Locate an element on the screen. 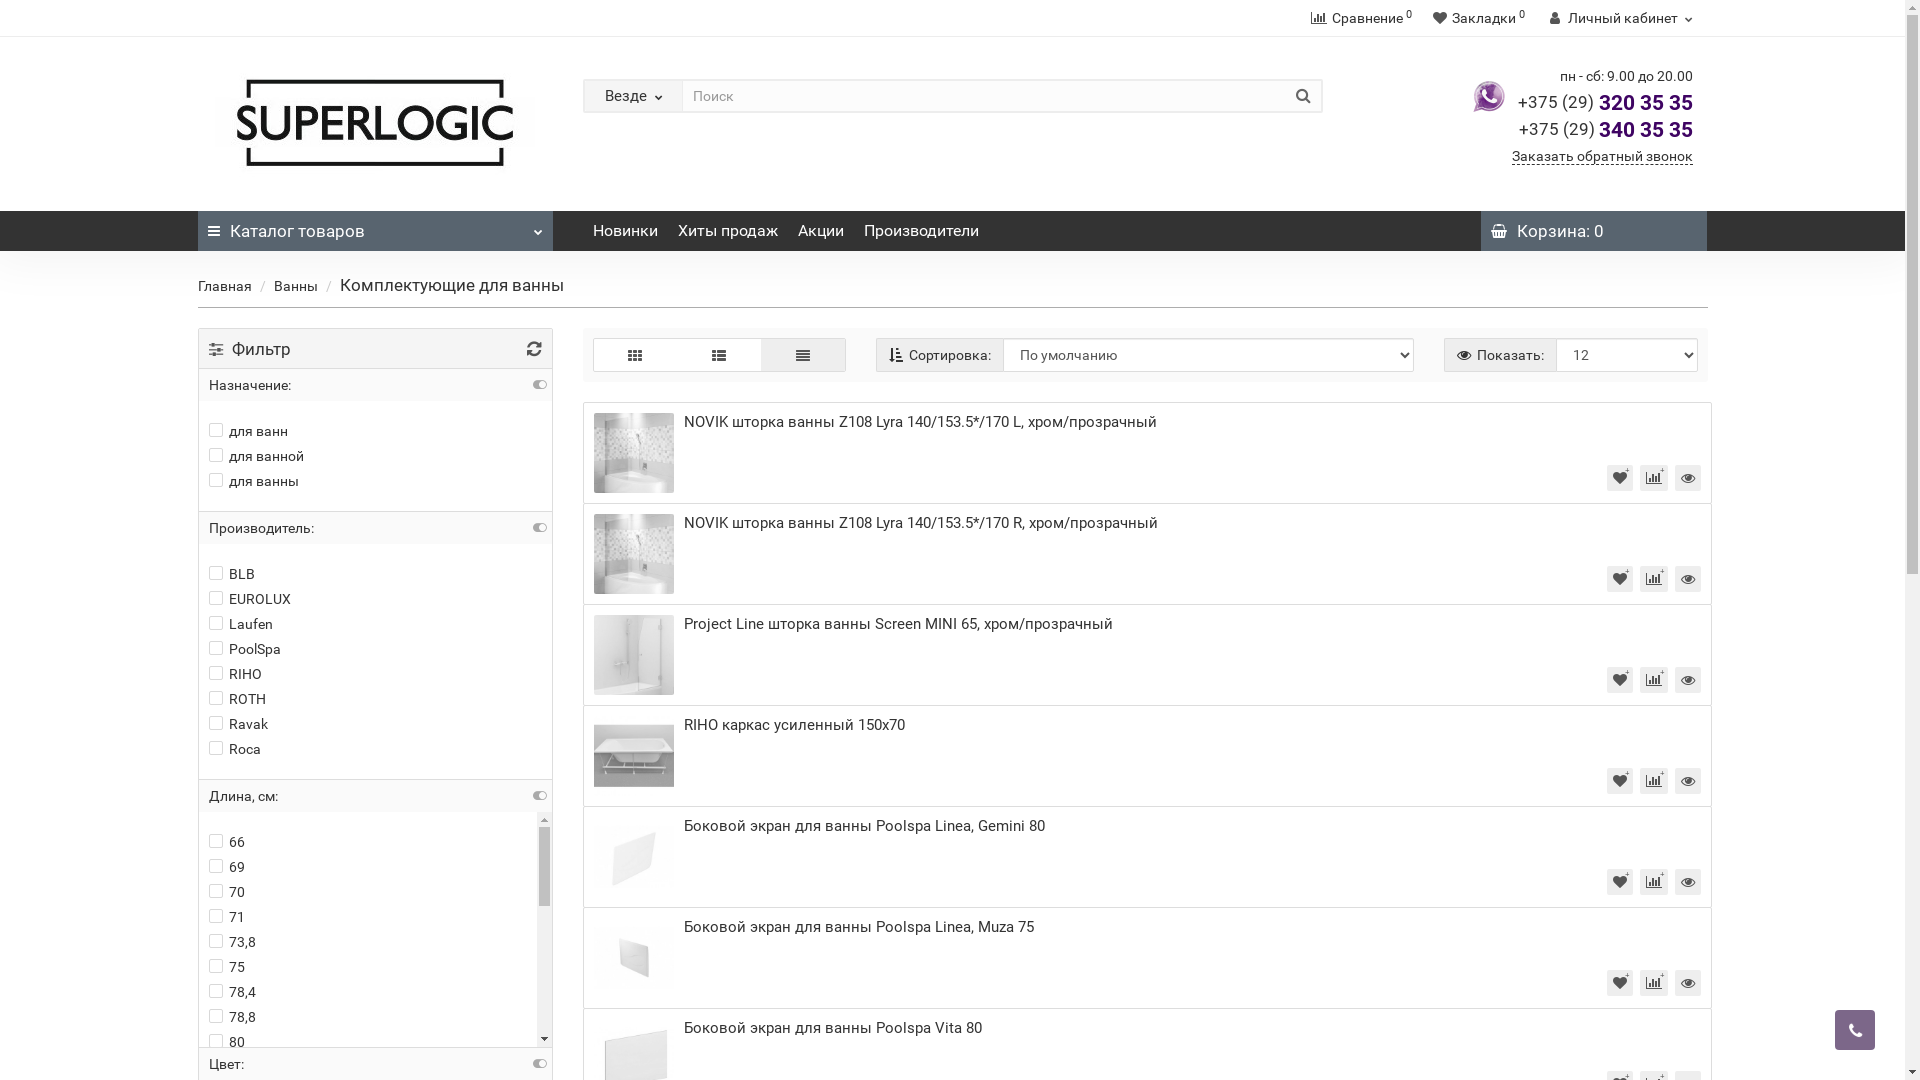 This screenshot has width=1920, height=1080. '+375 (29) 340 35 35' is located at coordinates (1517, 130).